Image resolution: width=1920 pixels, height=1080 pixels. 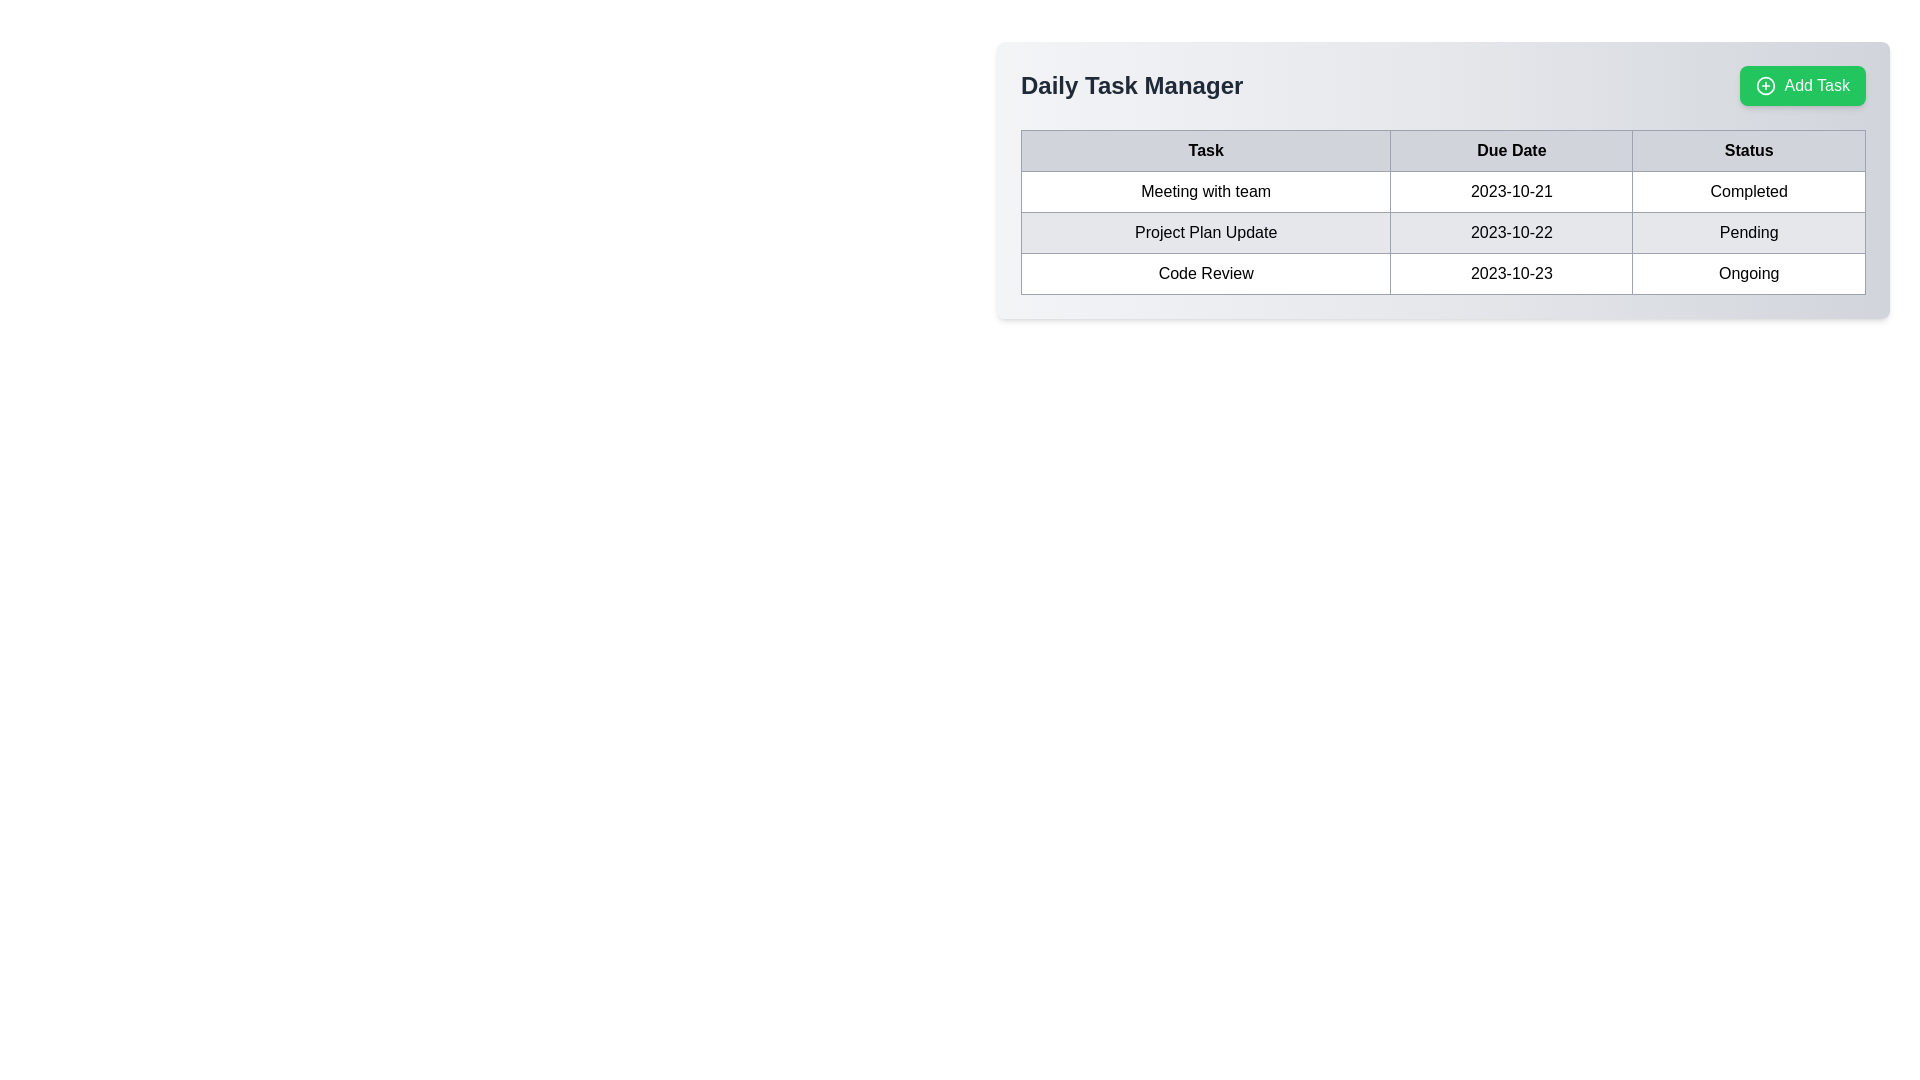 I want to click on the status label indicating the completion status of the task 'Meeting with team' located in the third cell of the first row of the table layout under the 'Status' column, so click(x=1748, y=192).